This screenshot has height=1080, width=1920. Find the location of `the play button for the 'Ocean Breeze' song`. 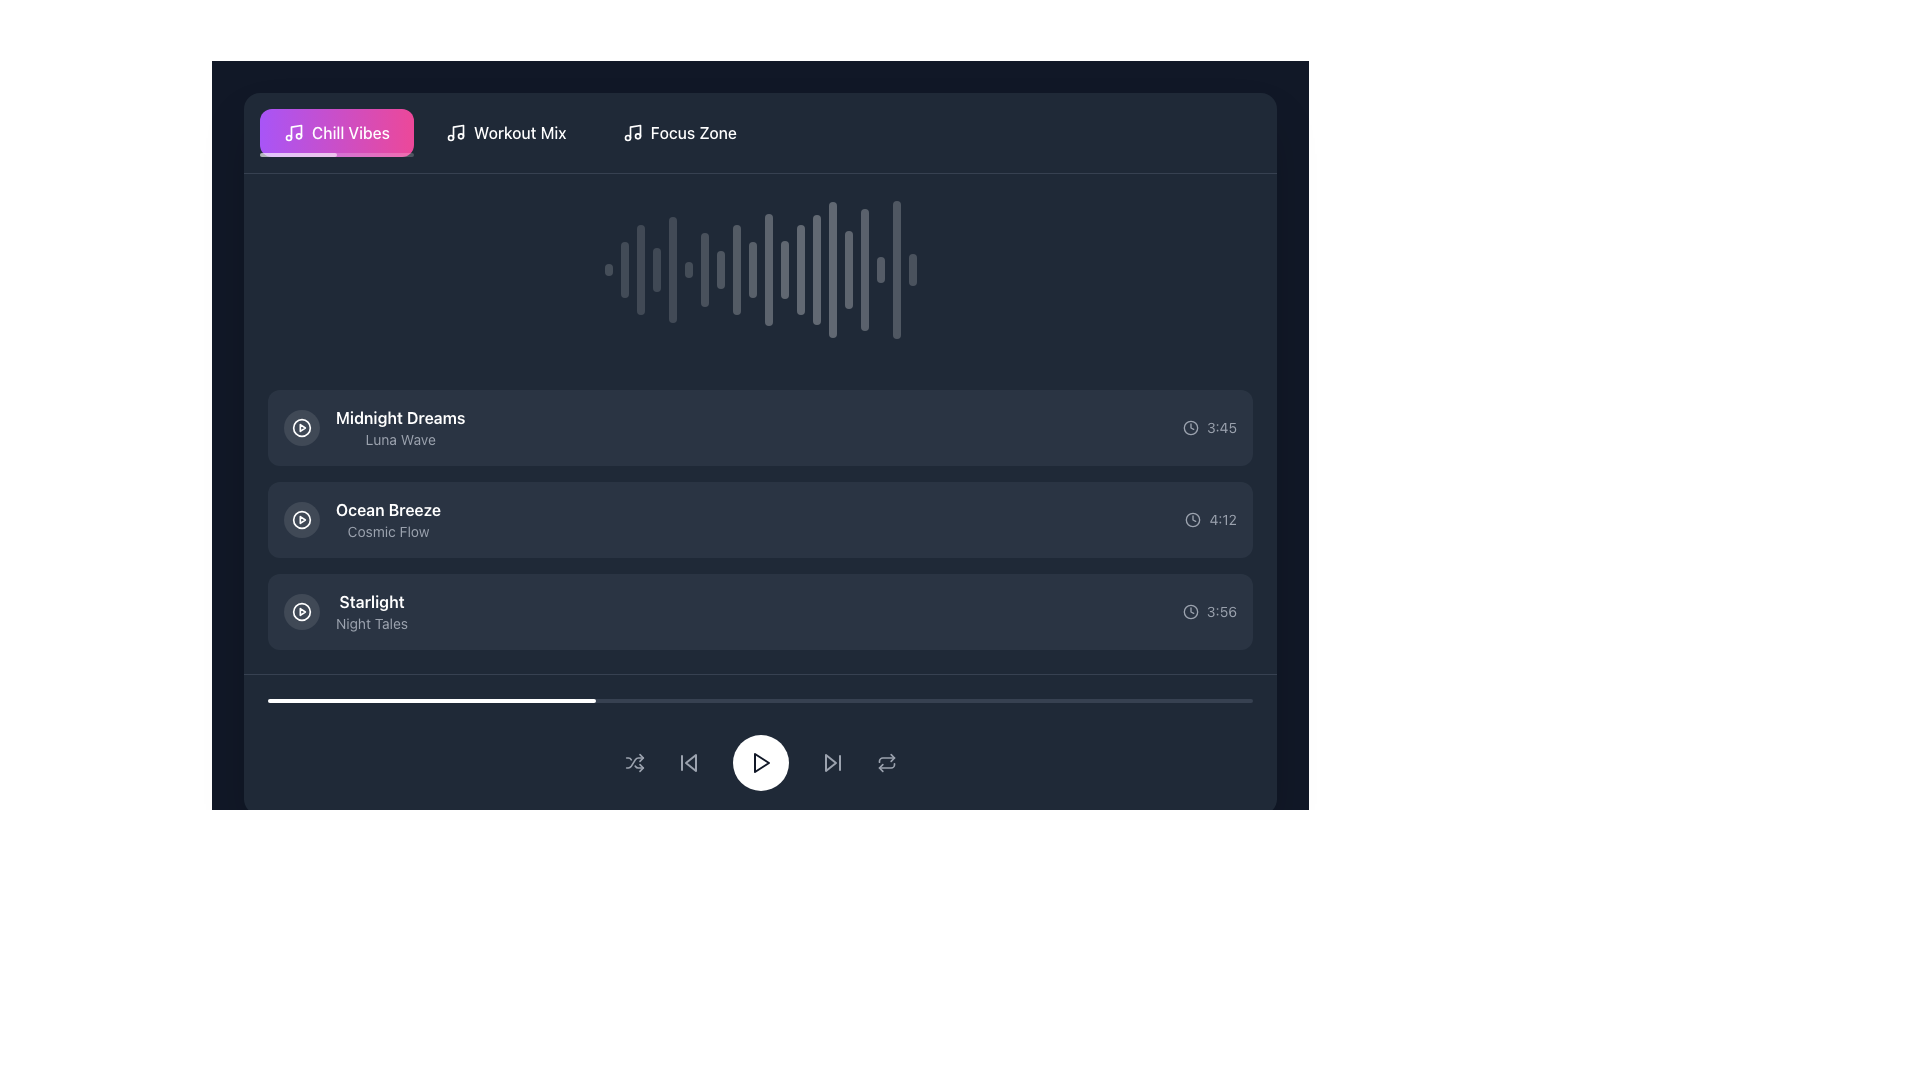

the play button for the 'Ocean Breeze' song is located at coordinates (301, 519).